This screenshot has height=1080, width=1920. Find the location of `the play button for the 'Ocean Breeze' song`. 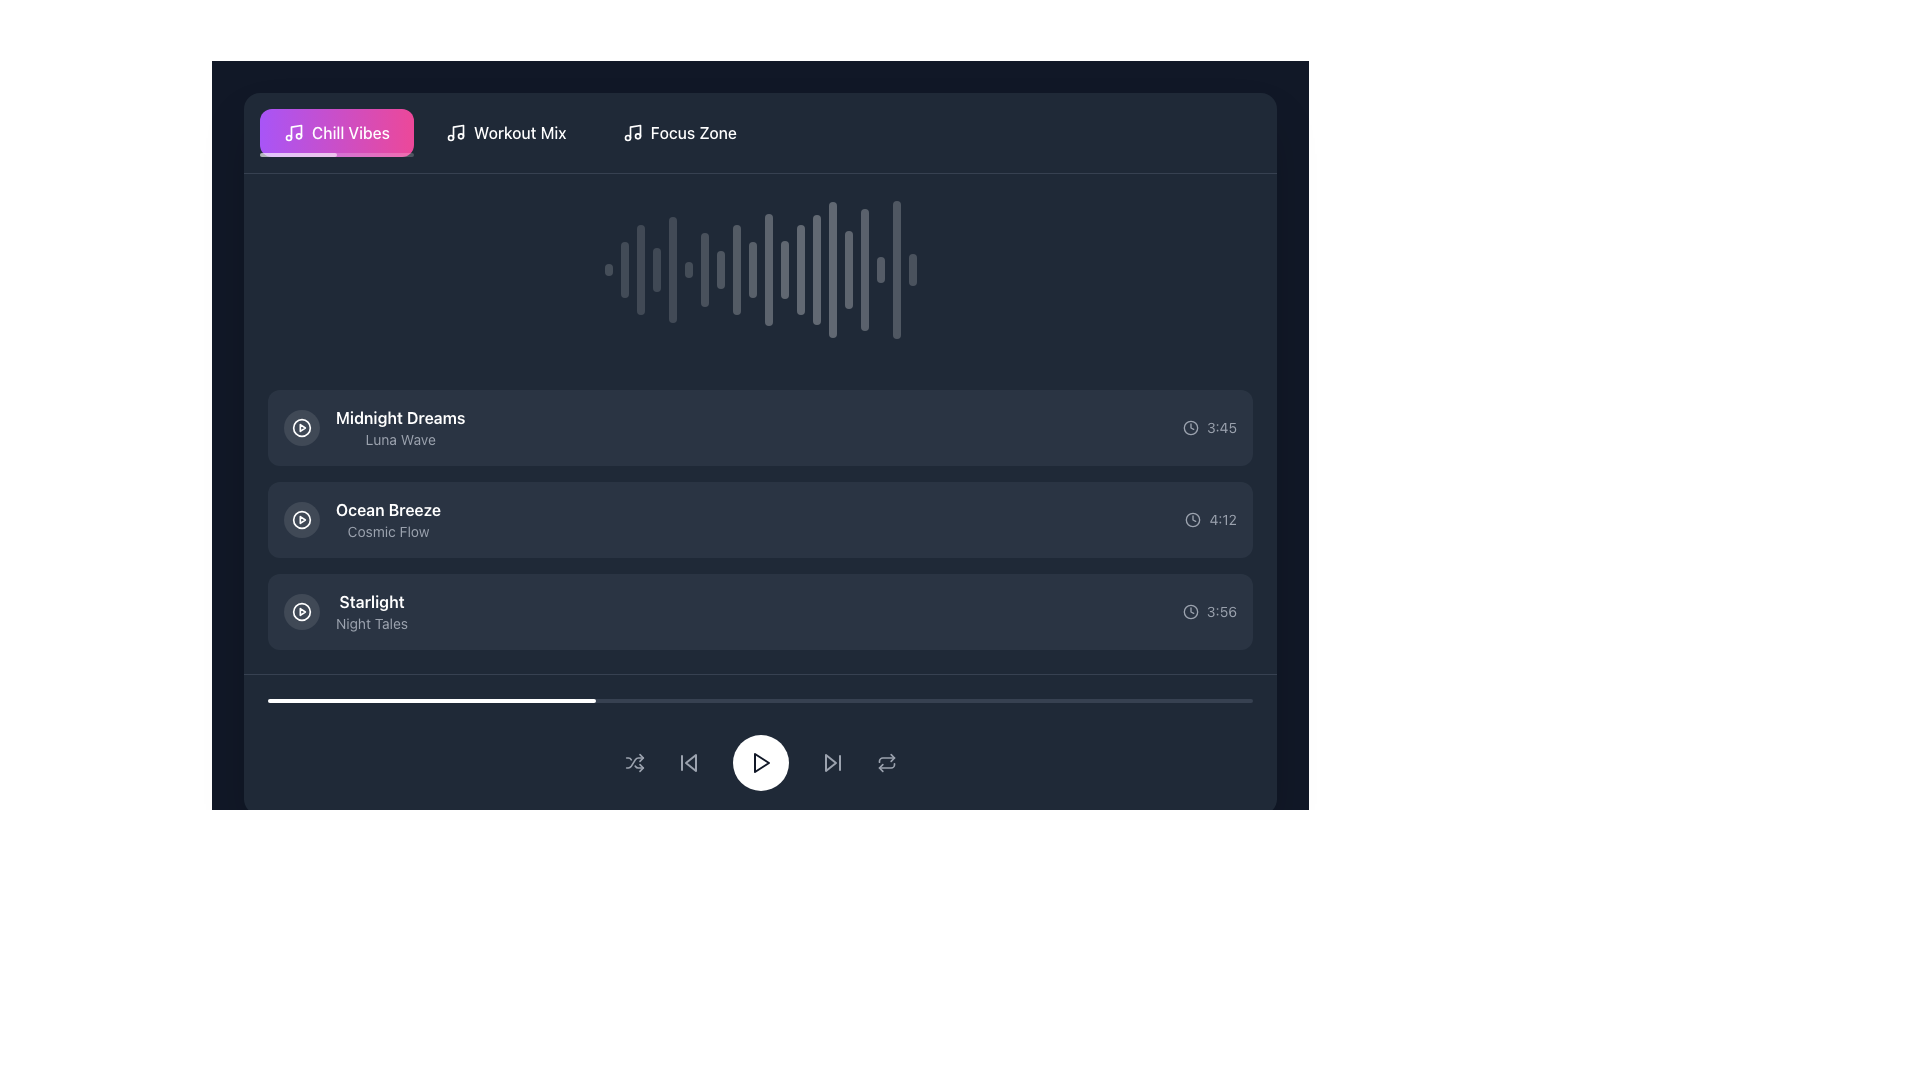

the play button for the 'Ocean Breeze' song is located at coordinates (301, 519).